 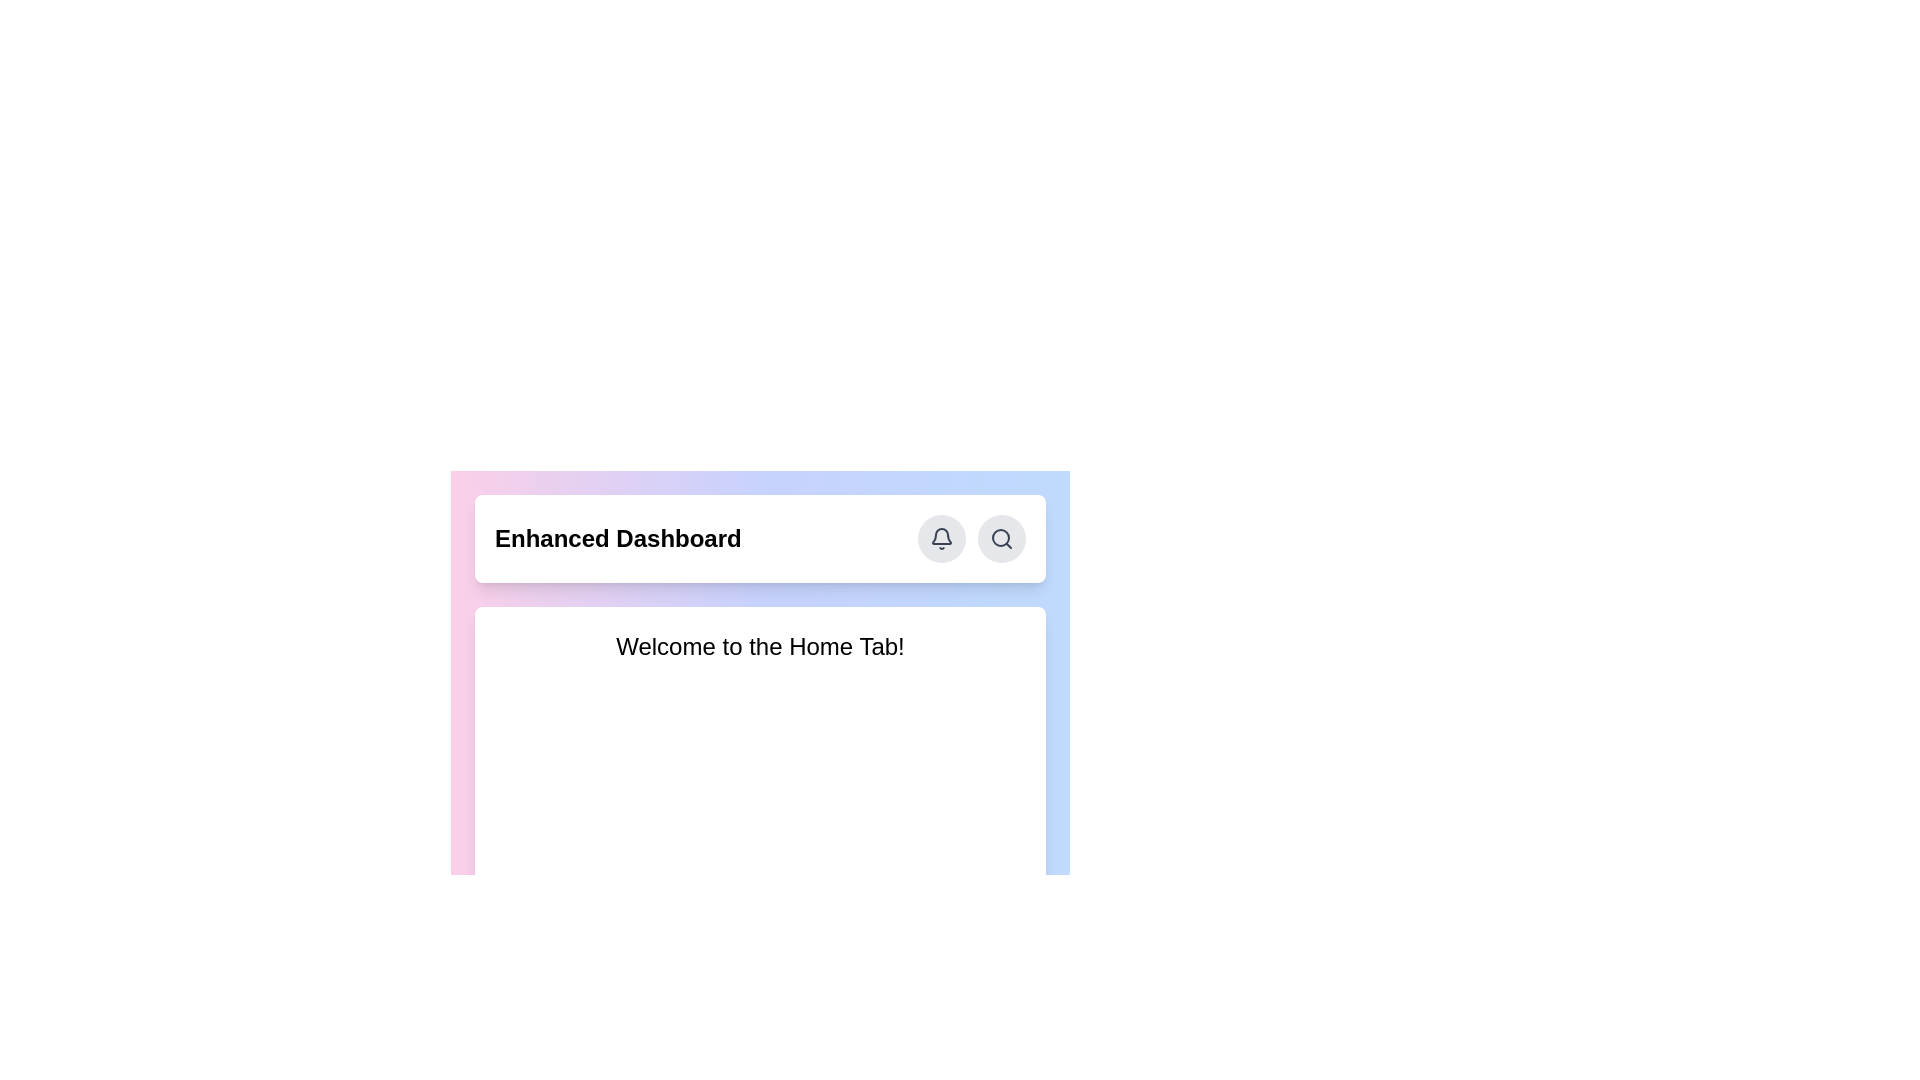 What do you see at coordinates (1002, 538) in the screenshot?
I see `the magnifying glass icon in the top-right corner of the dashboard interface` at bounding box center [1002, 538].